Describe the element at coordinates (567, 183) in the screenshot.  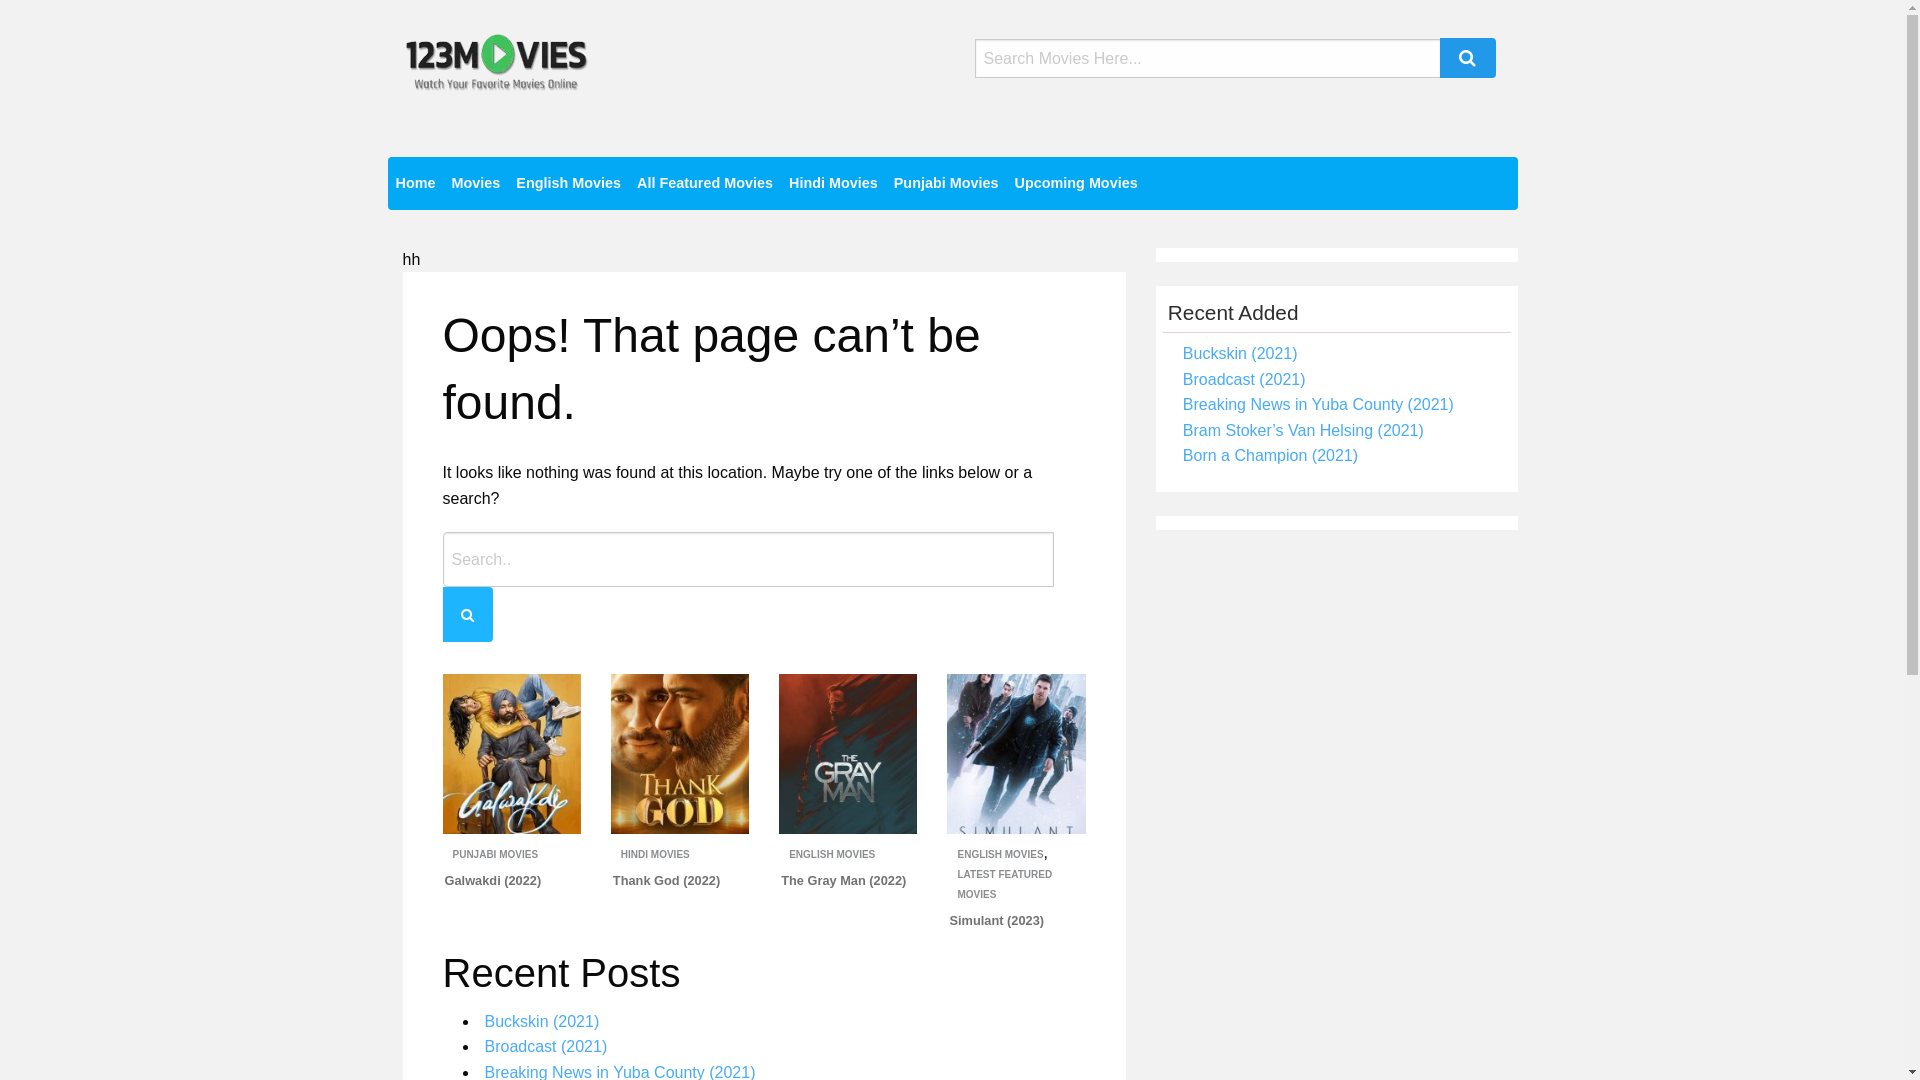
I see `'English Movies'` at that location.